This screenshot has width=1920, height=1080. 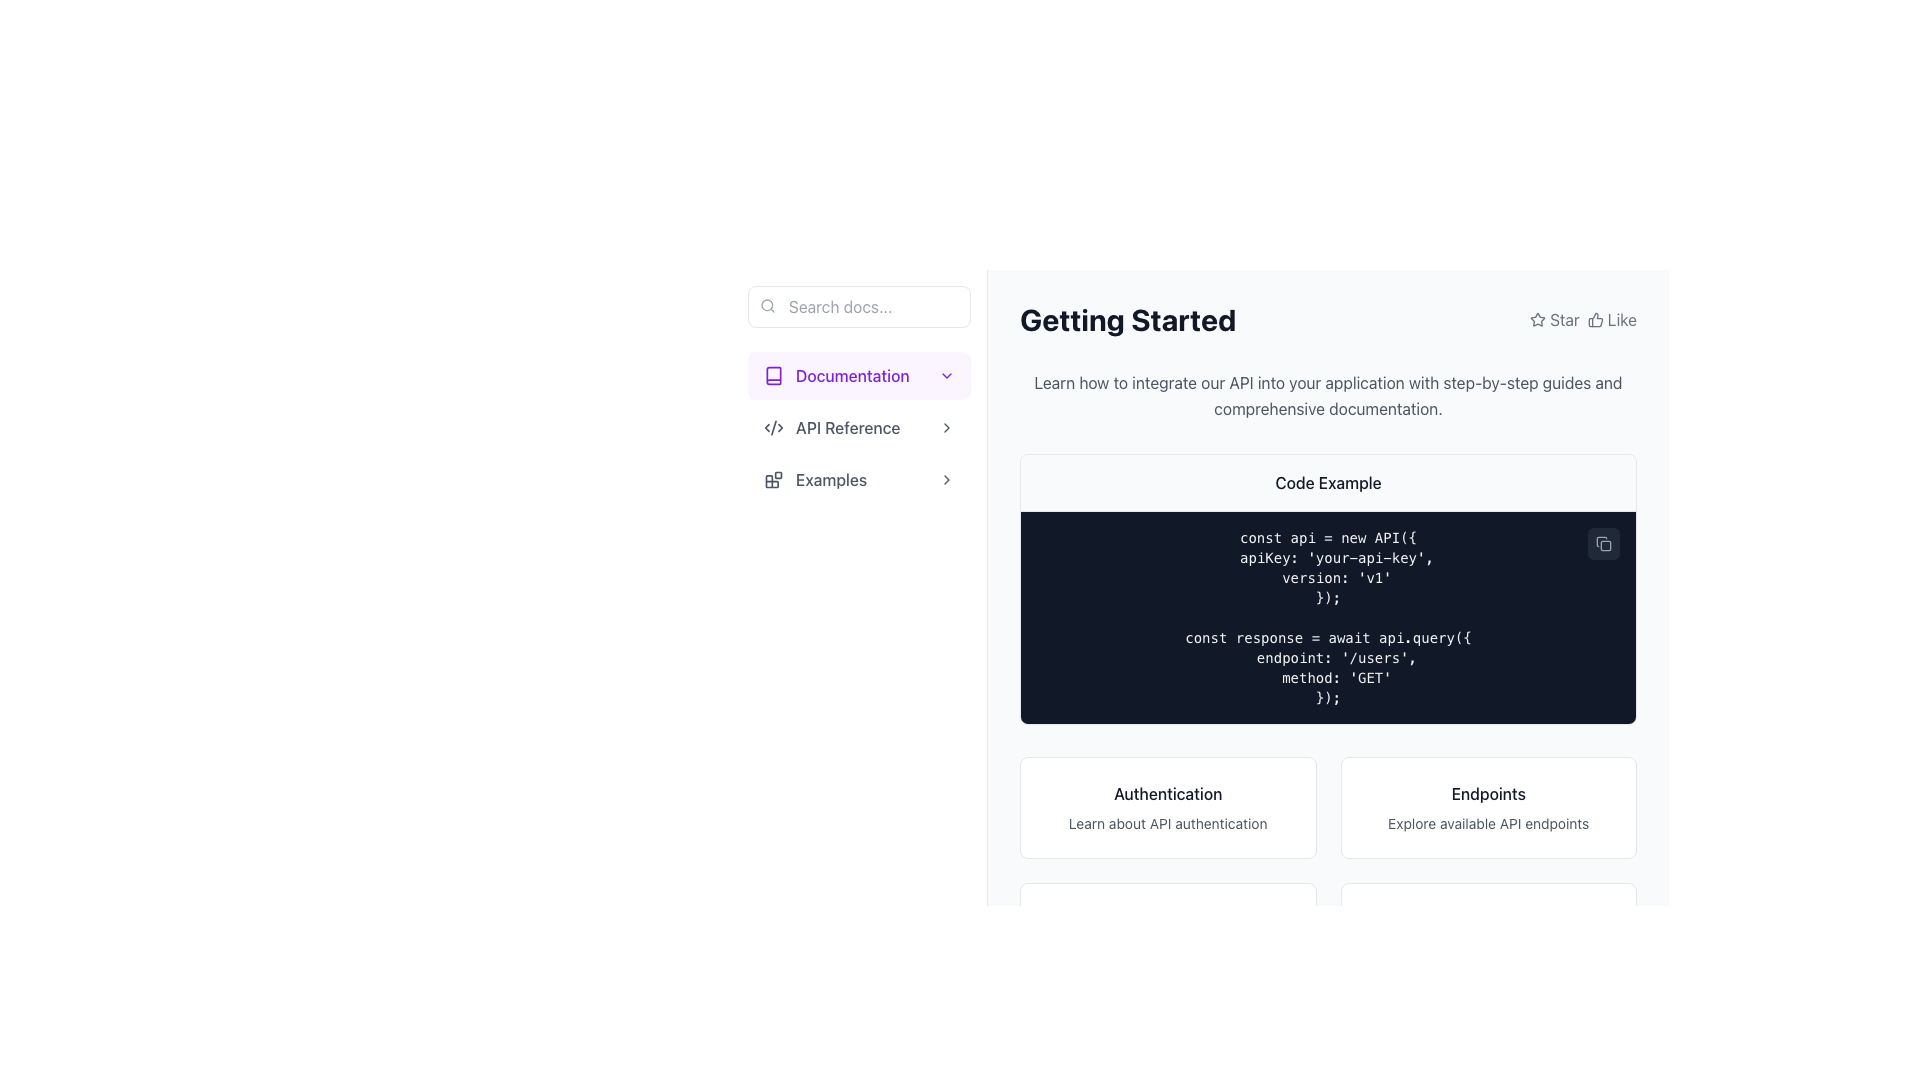 What do you see at coordinates (1554, 319) in the screenshot?
I see `the star button located in the top-right corner of the main content area` at bounding box center [1554, 319].